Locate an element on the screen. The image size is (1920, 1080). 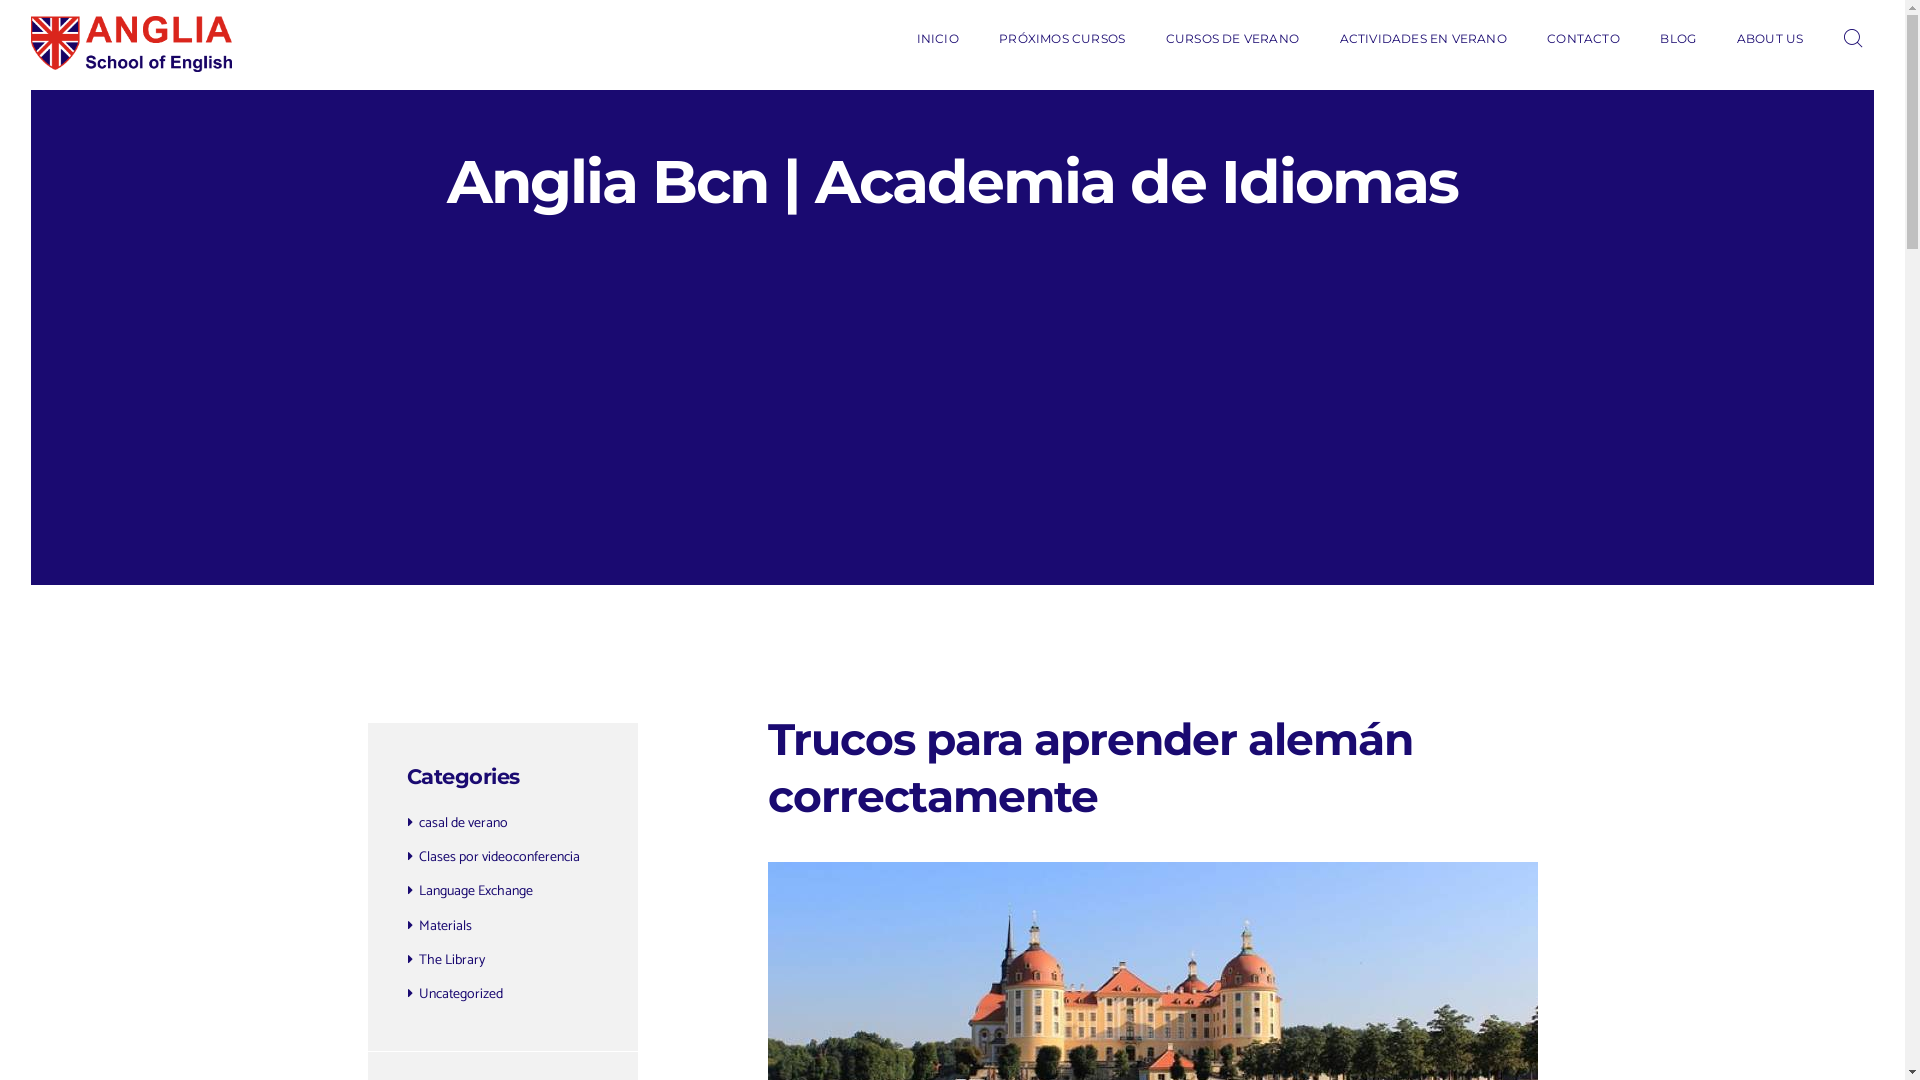
'Language Exchange' is located at coordinates (474, 890).